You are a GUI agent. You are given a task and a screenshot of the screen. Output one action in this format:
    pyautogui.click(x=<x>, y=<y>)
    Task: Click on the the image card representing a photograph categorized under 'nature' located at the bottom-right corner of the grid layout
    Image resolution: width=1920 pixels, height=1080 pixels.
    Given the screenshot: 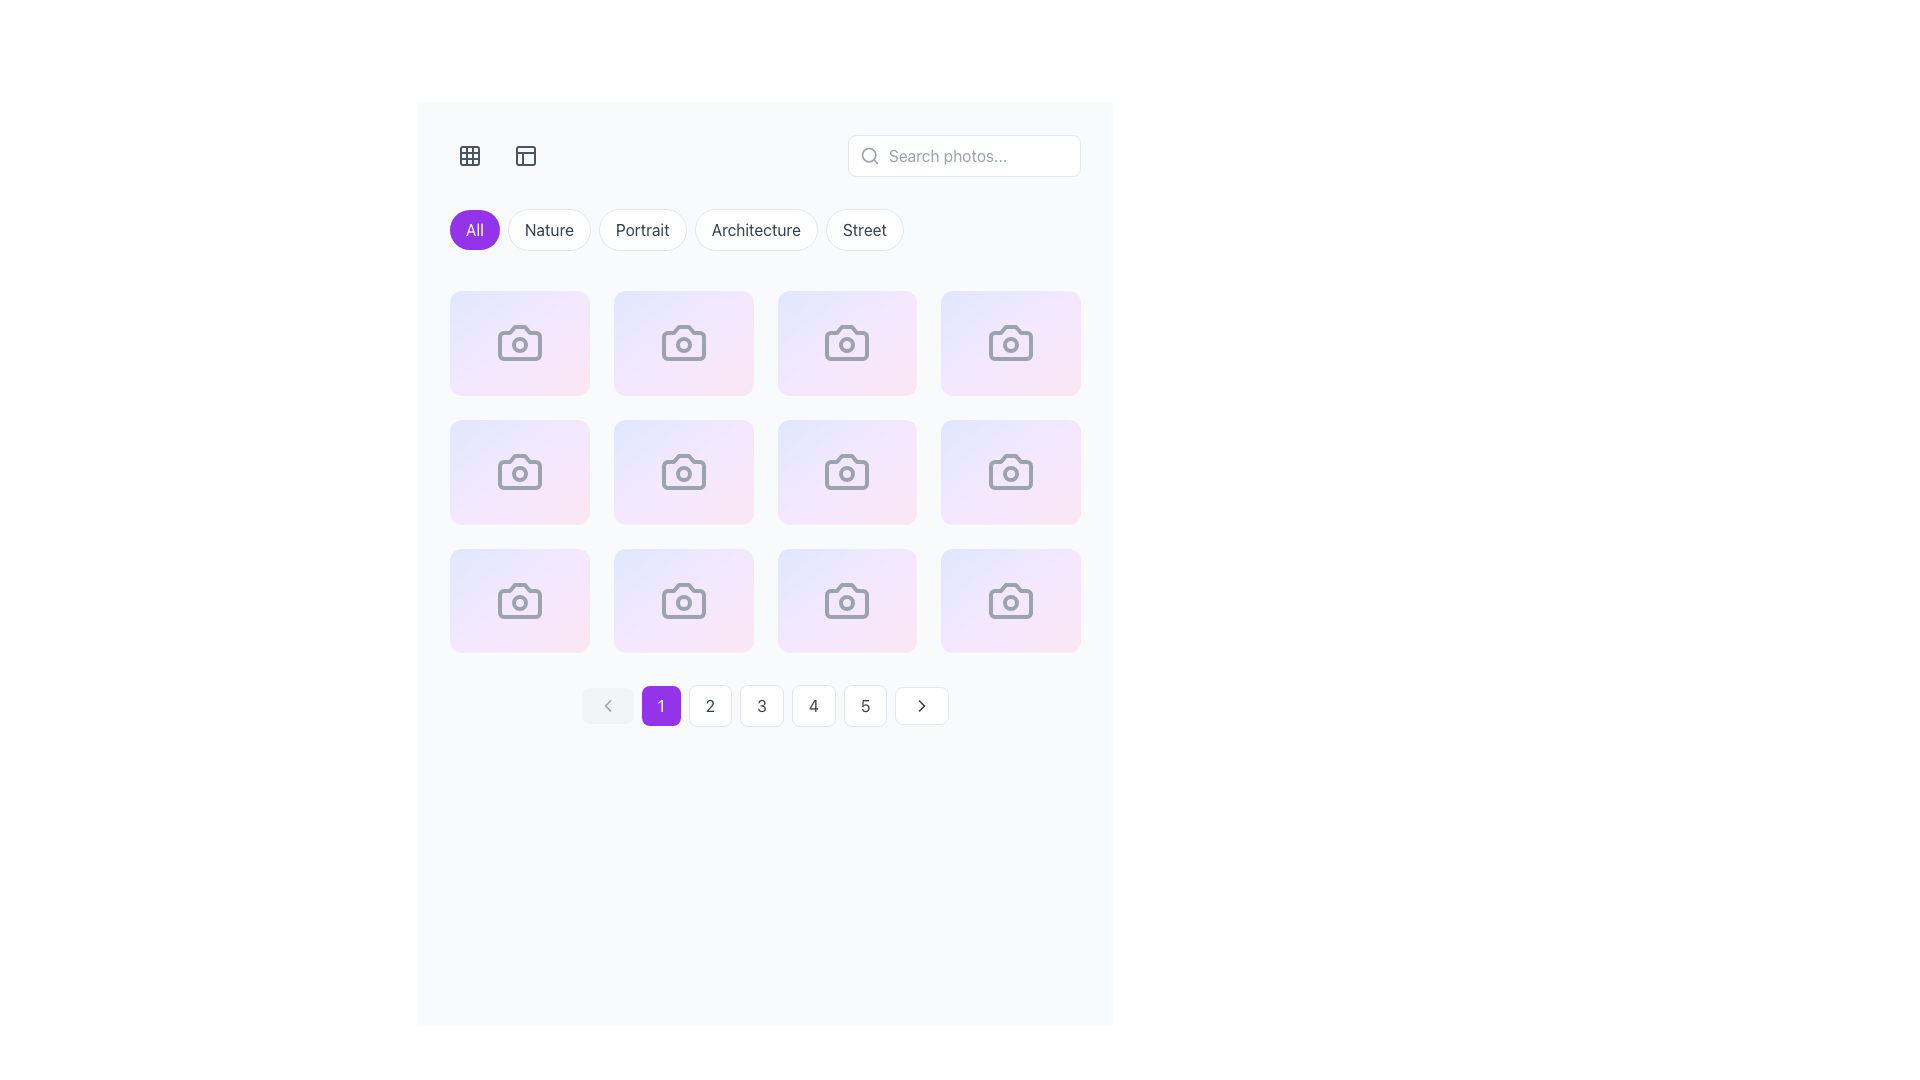 What is the action you would take?
    pyautogui.click(x=1011, y=600)
    